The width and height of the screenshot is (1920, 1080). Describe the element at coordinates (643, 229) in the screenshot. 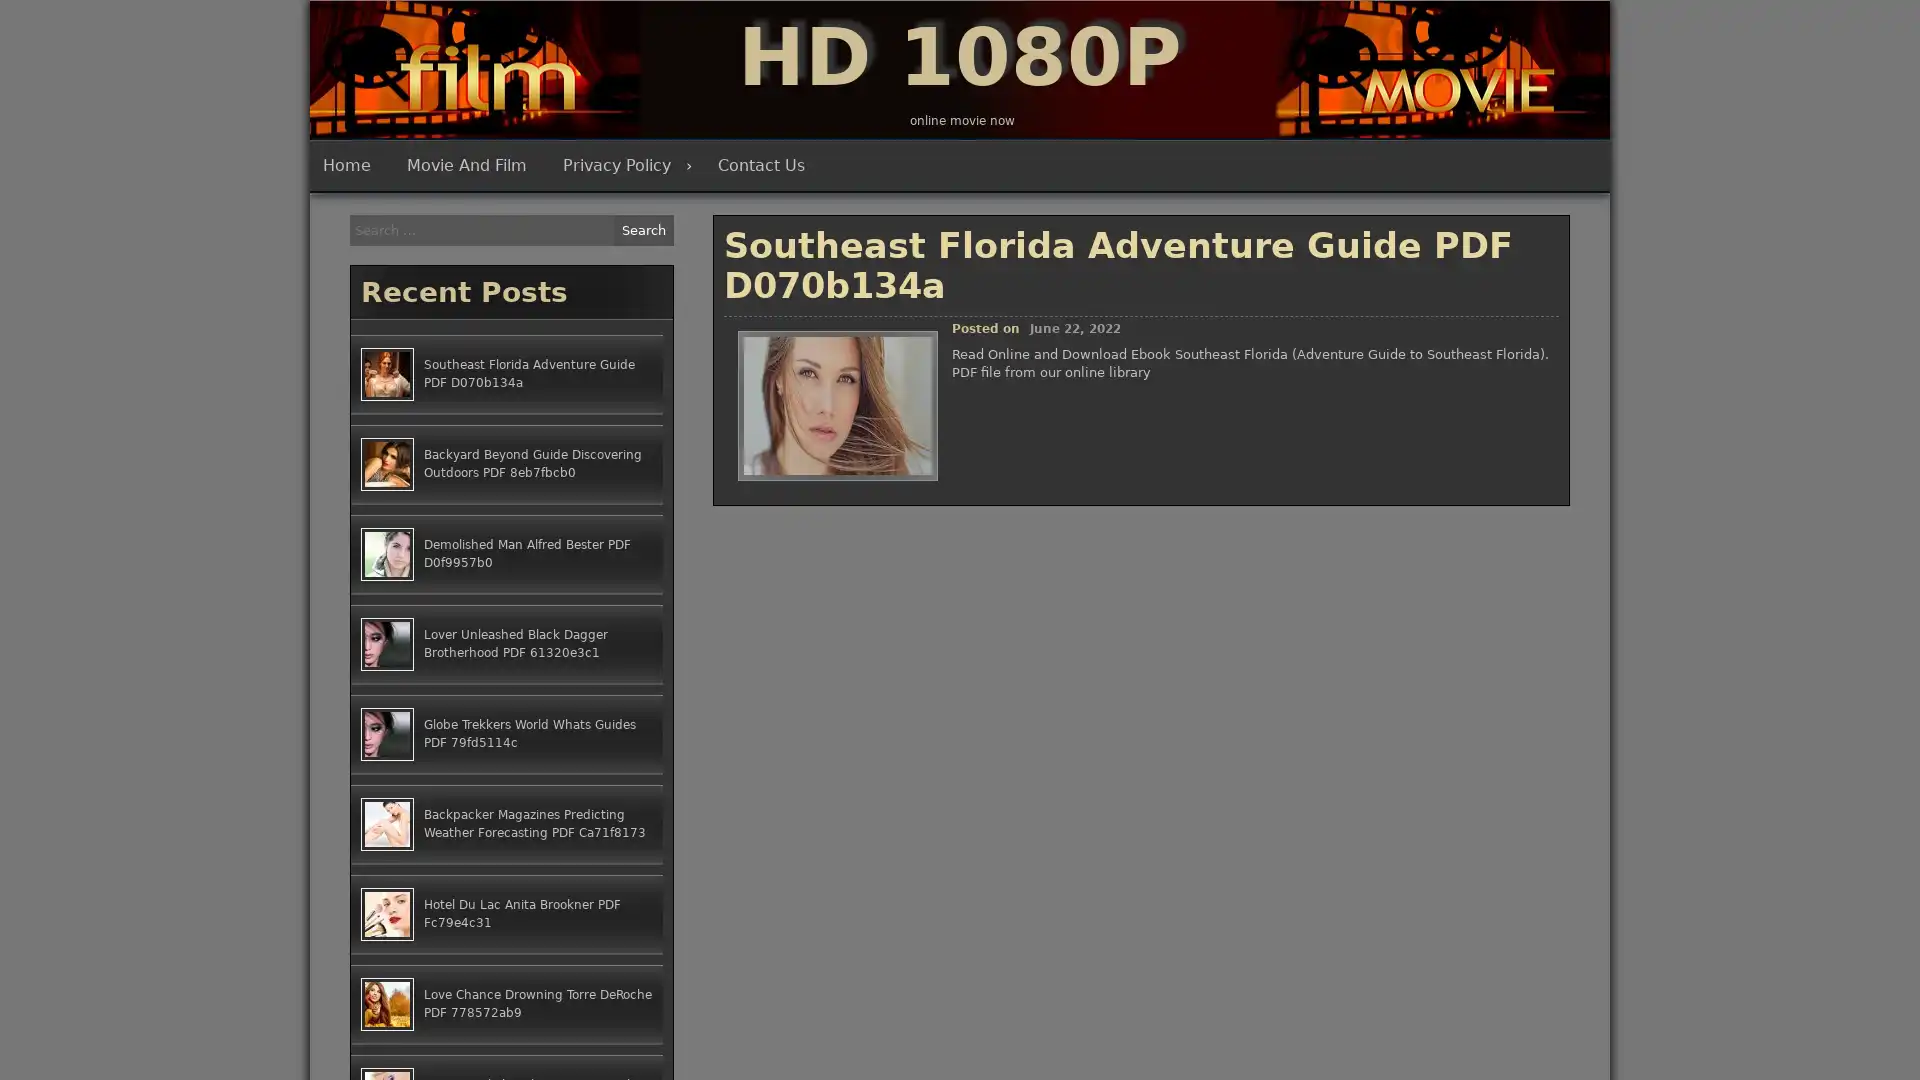

I see `Search` at that location.